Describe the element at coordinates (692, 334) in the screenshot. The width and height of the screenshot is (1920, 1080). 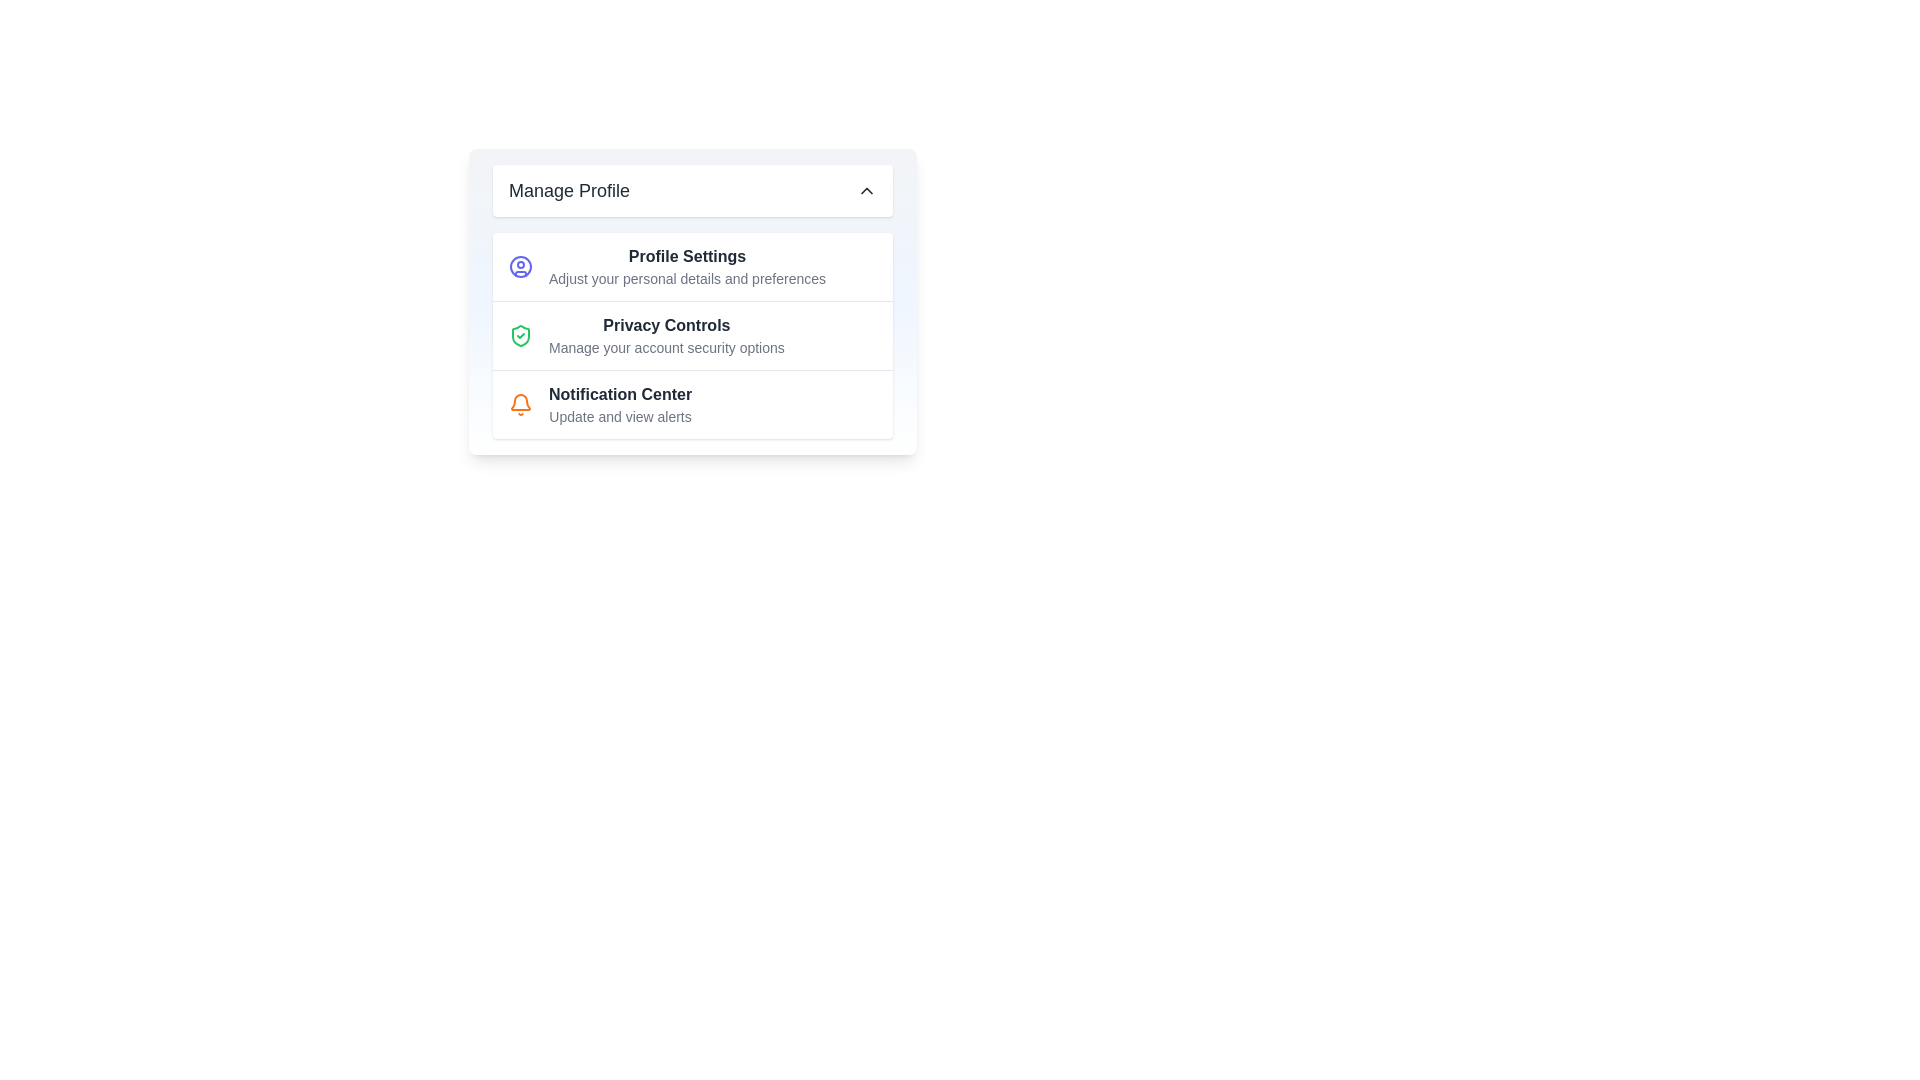
I see `the list item titled 'Privacy Controls' which features a green shield icon and is located within the 'Manage Profile' panel` at that location.